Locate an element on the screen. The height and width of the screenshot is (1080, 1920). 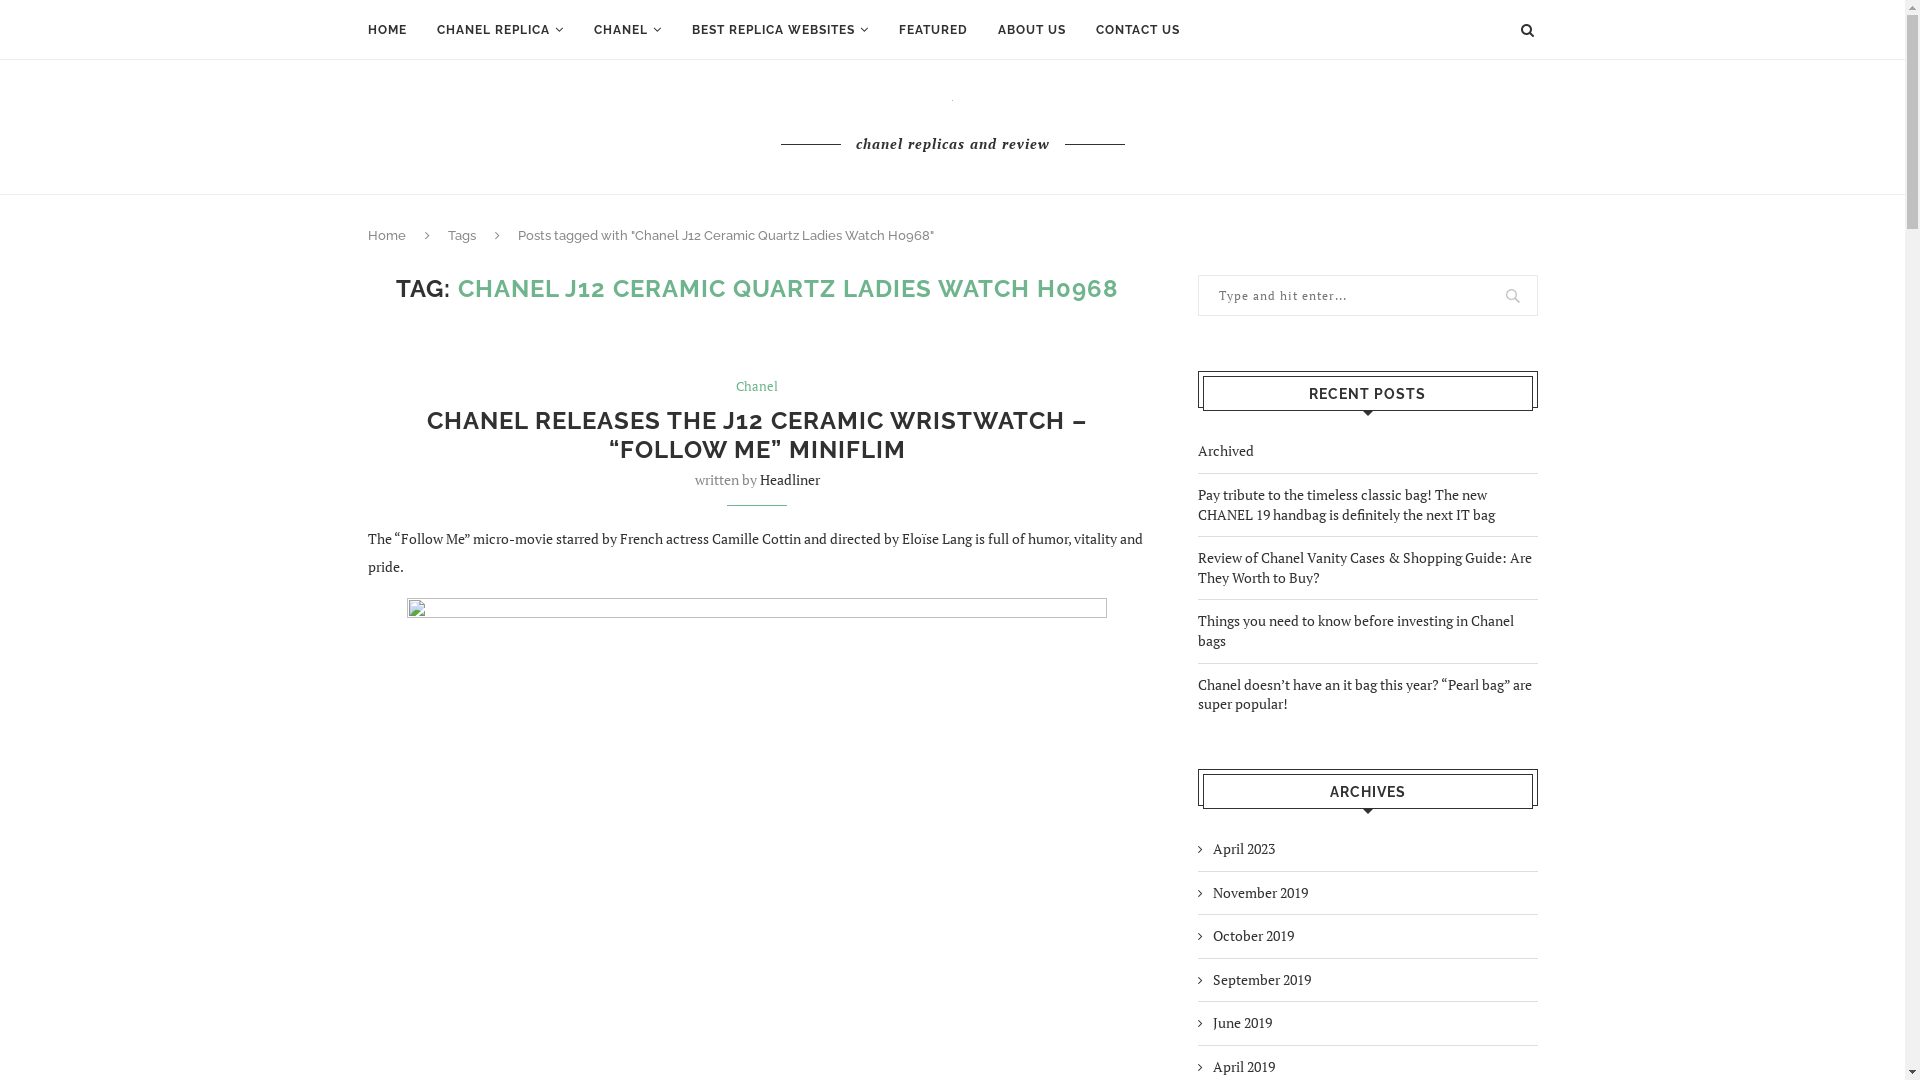
'CONTACT US' is located at coordinates (1094, 30).